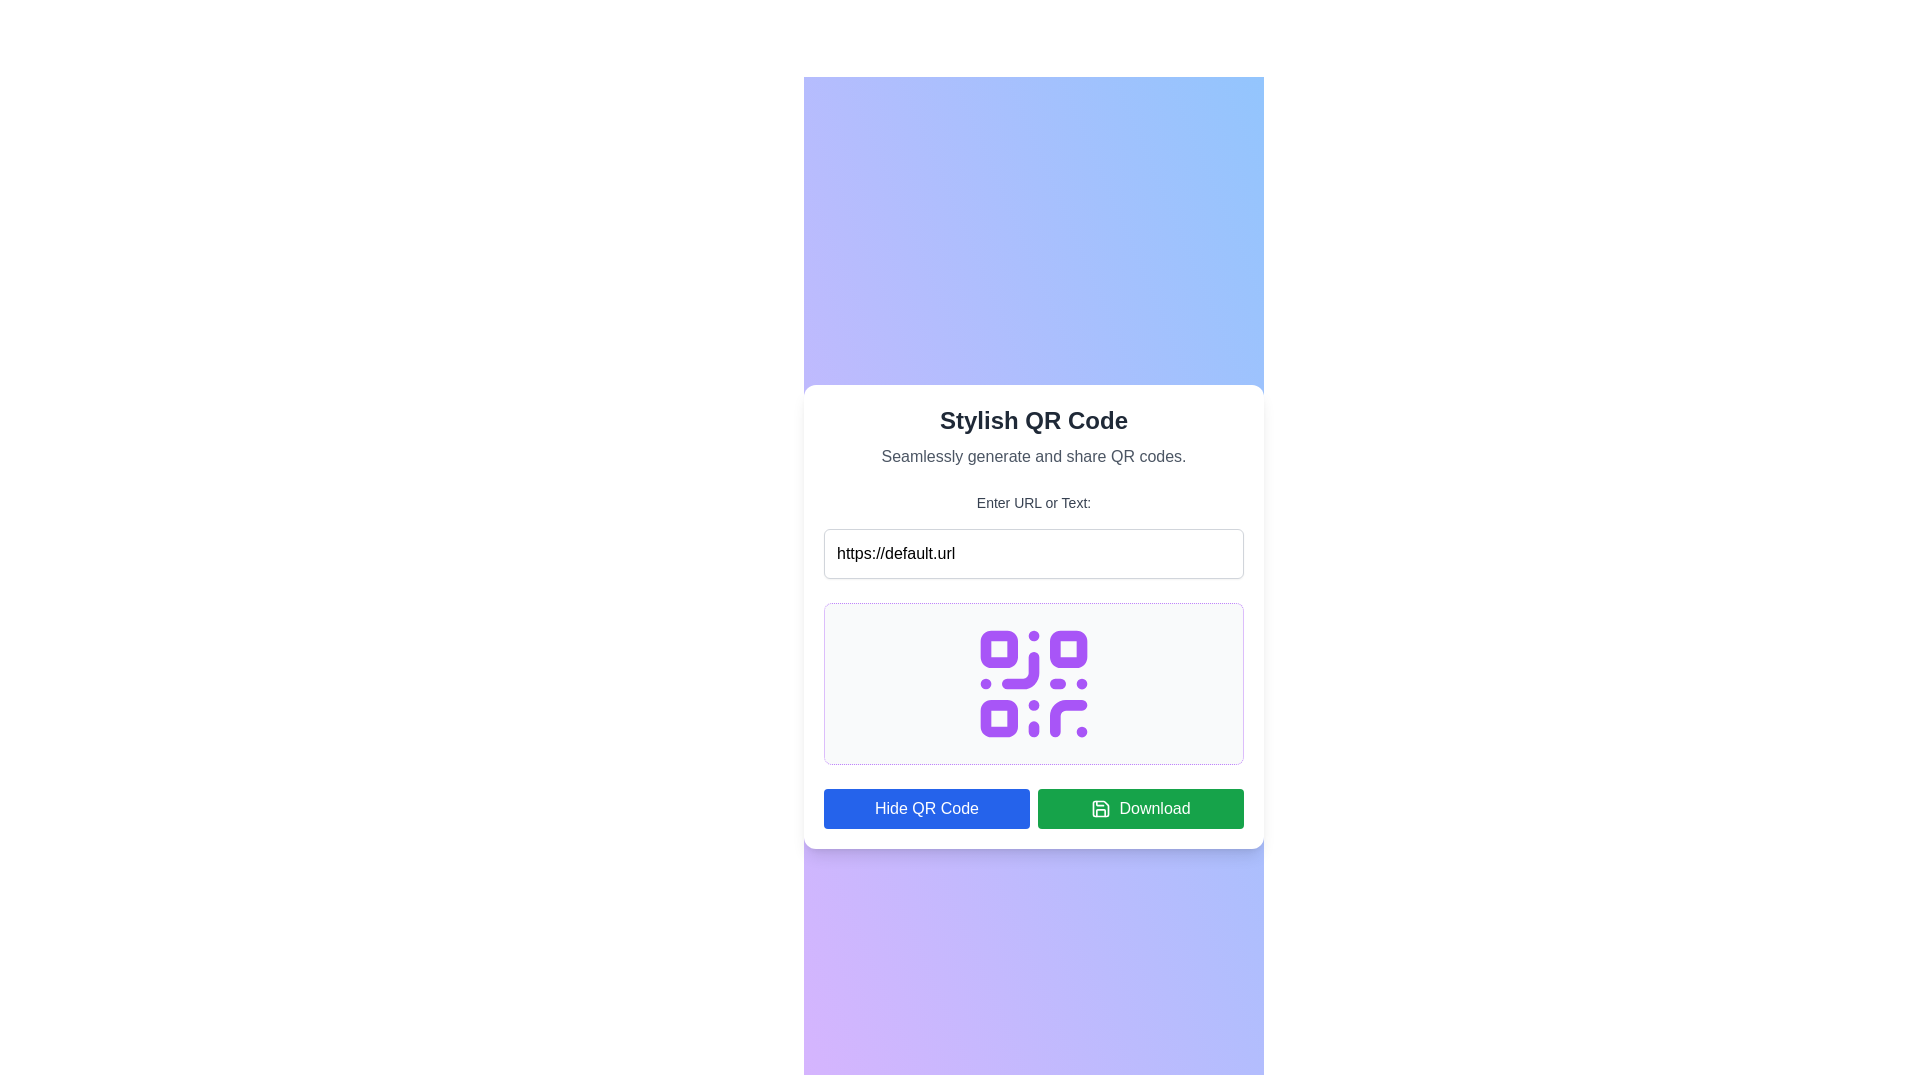  What do you see at coordinates (1141, 808) in the screenshot?
I see `the green rectangular 'Download' button with a white save icon to initiate the download` at bounding box center [1141, 808].